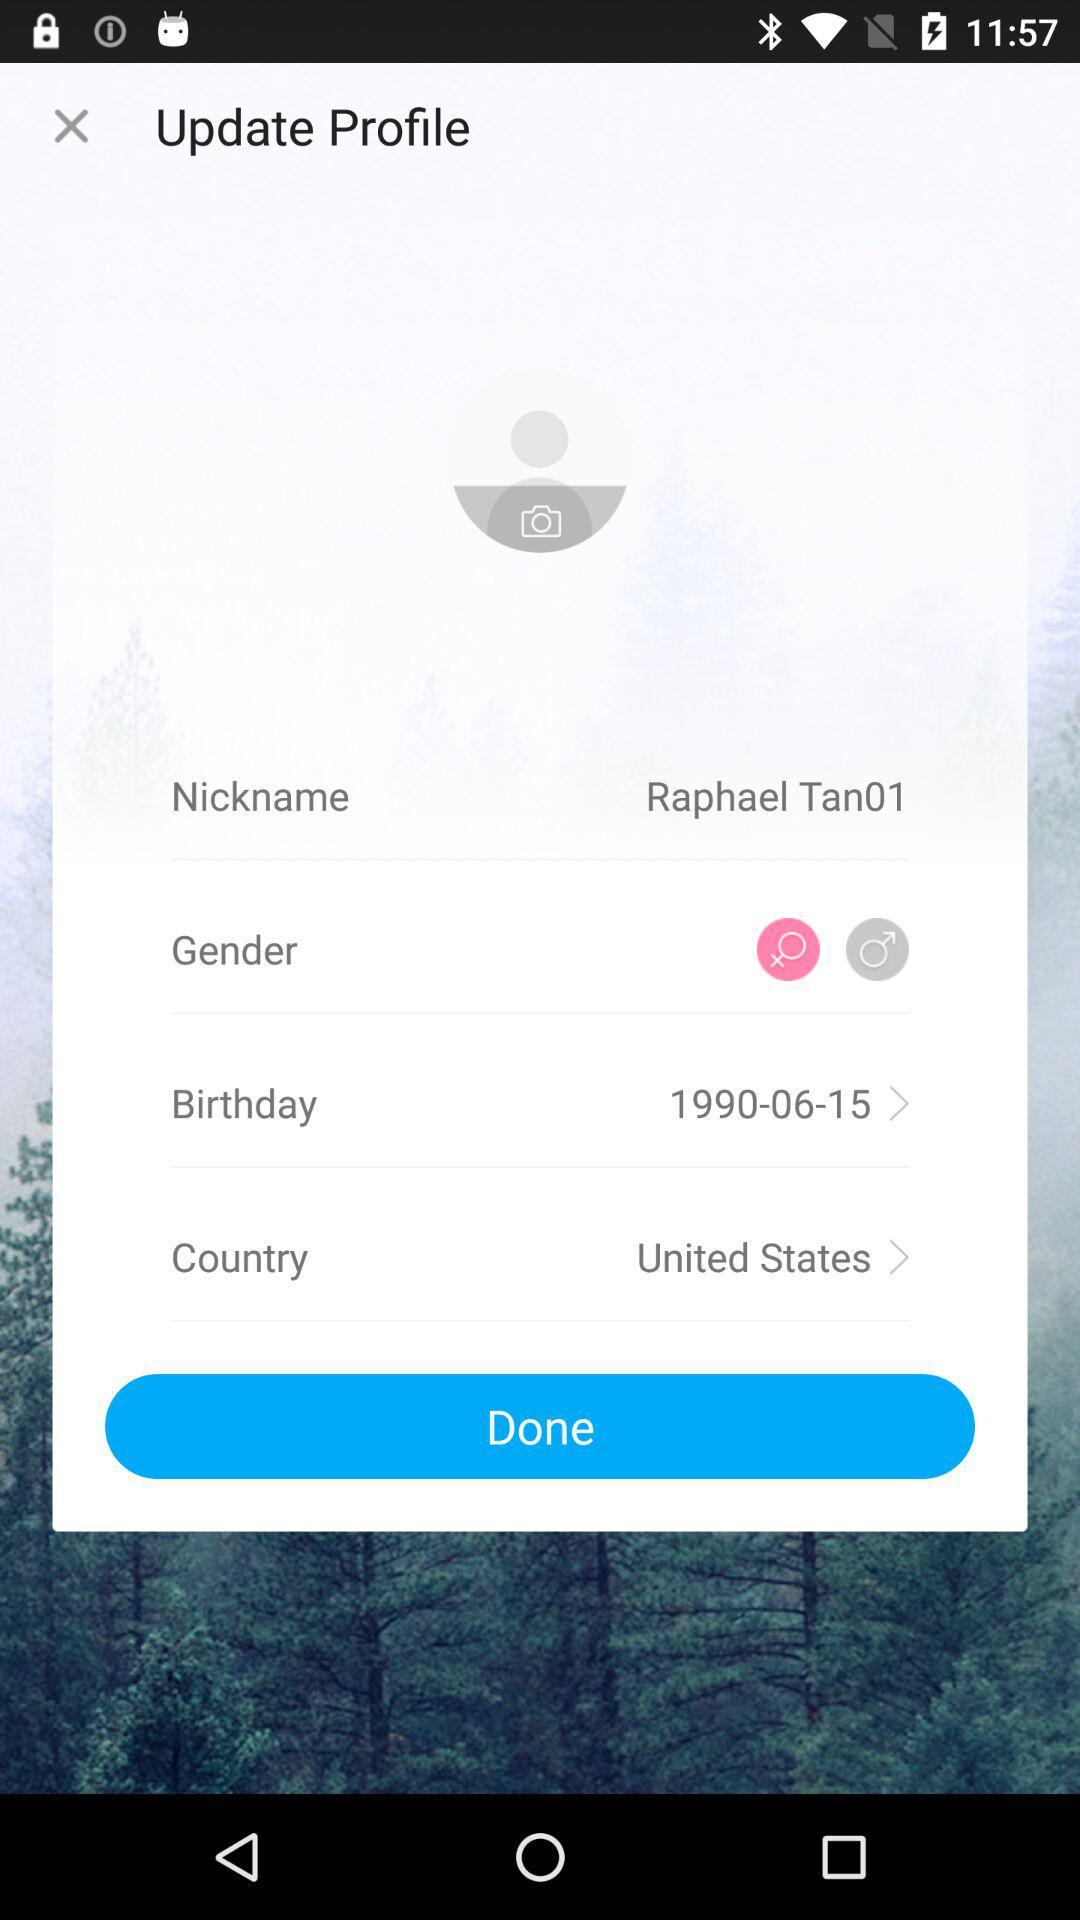 The width and height of the screenshot is (1080, 1920). Describe the element at coordinates (876, 948) in the screenshot. I see `male gender option` at that location.